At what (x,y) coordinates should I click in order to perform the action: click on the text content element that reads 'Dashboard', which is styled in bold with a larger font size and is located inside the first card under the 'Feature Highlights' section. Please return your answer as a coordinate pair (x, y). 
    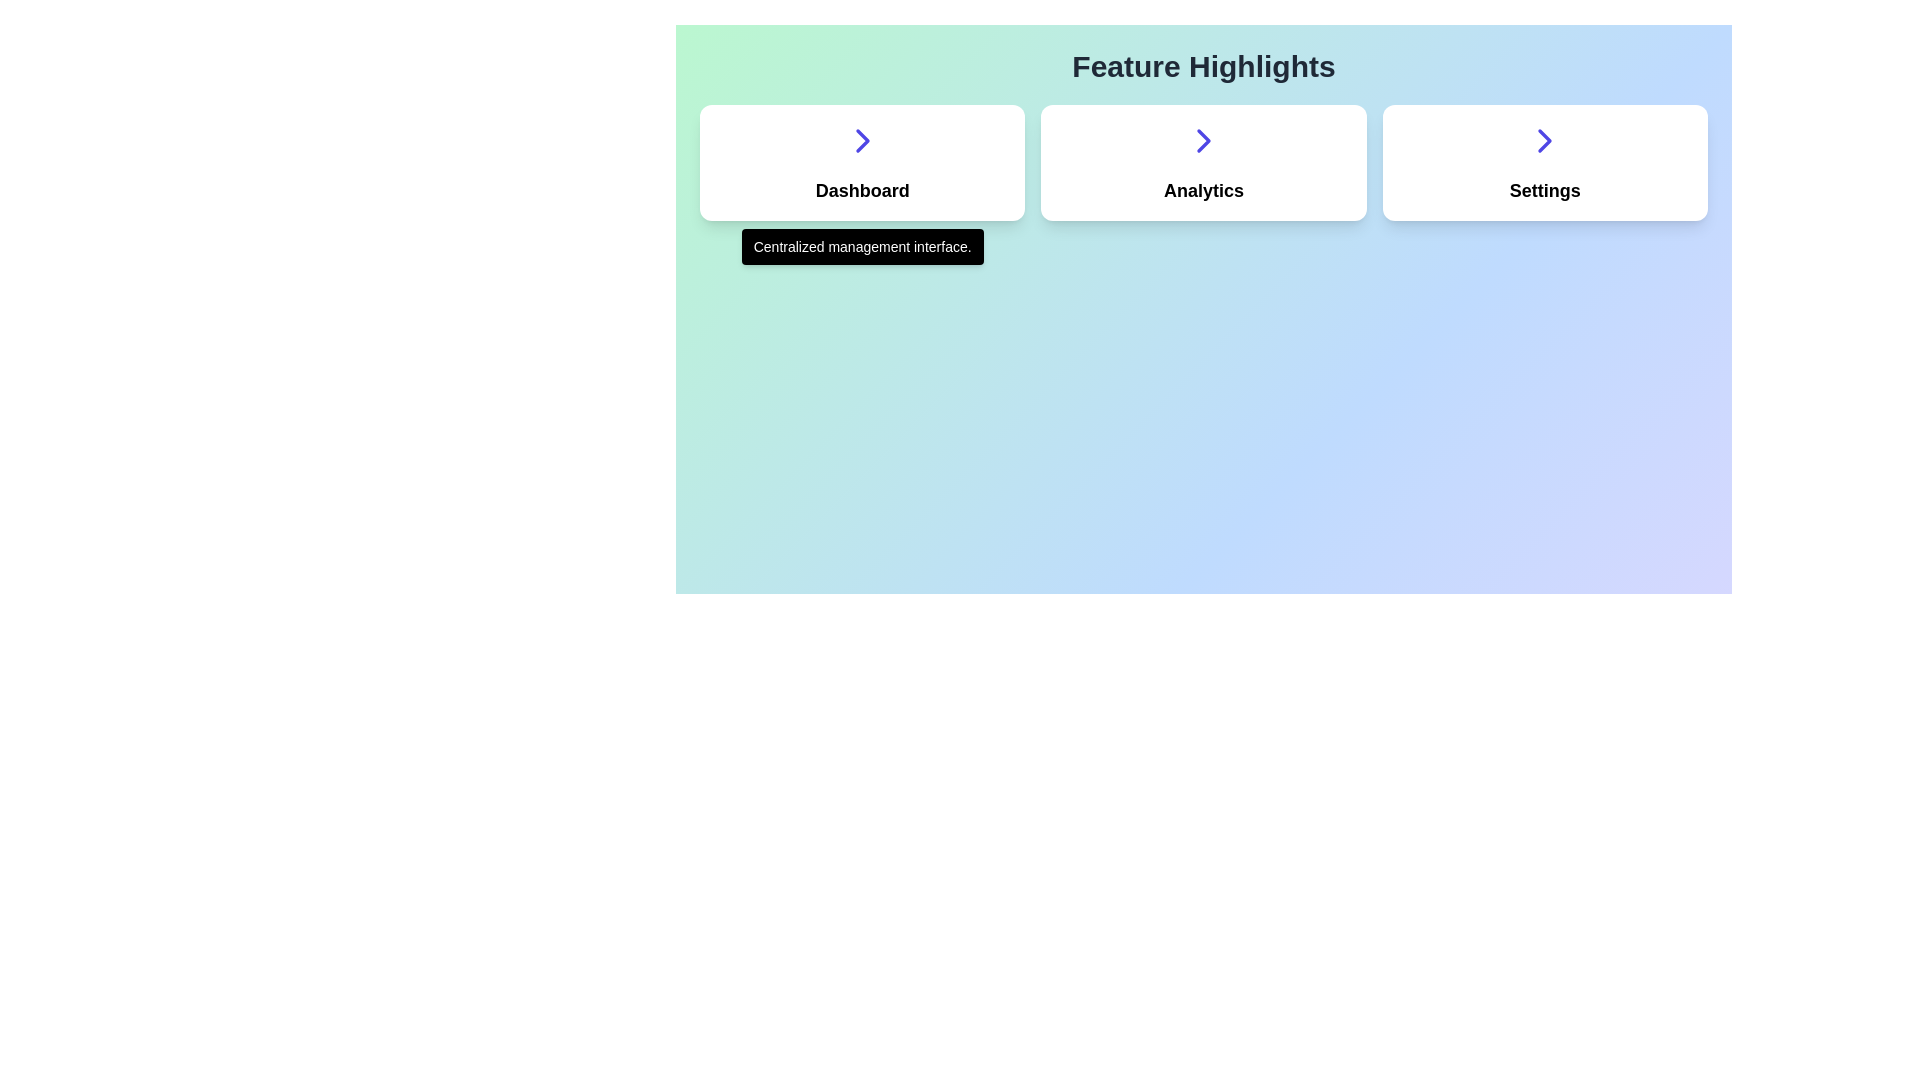
    Looking at the image, I should click on (862, 191).